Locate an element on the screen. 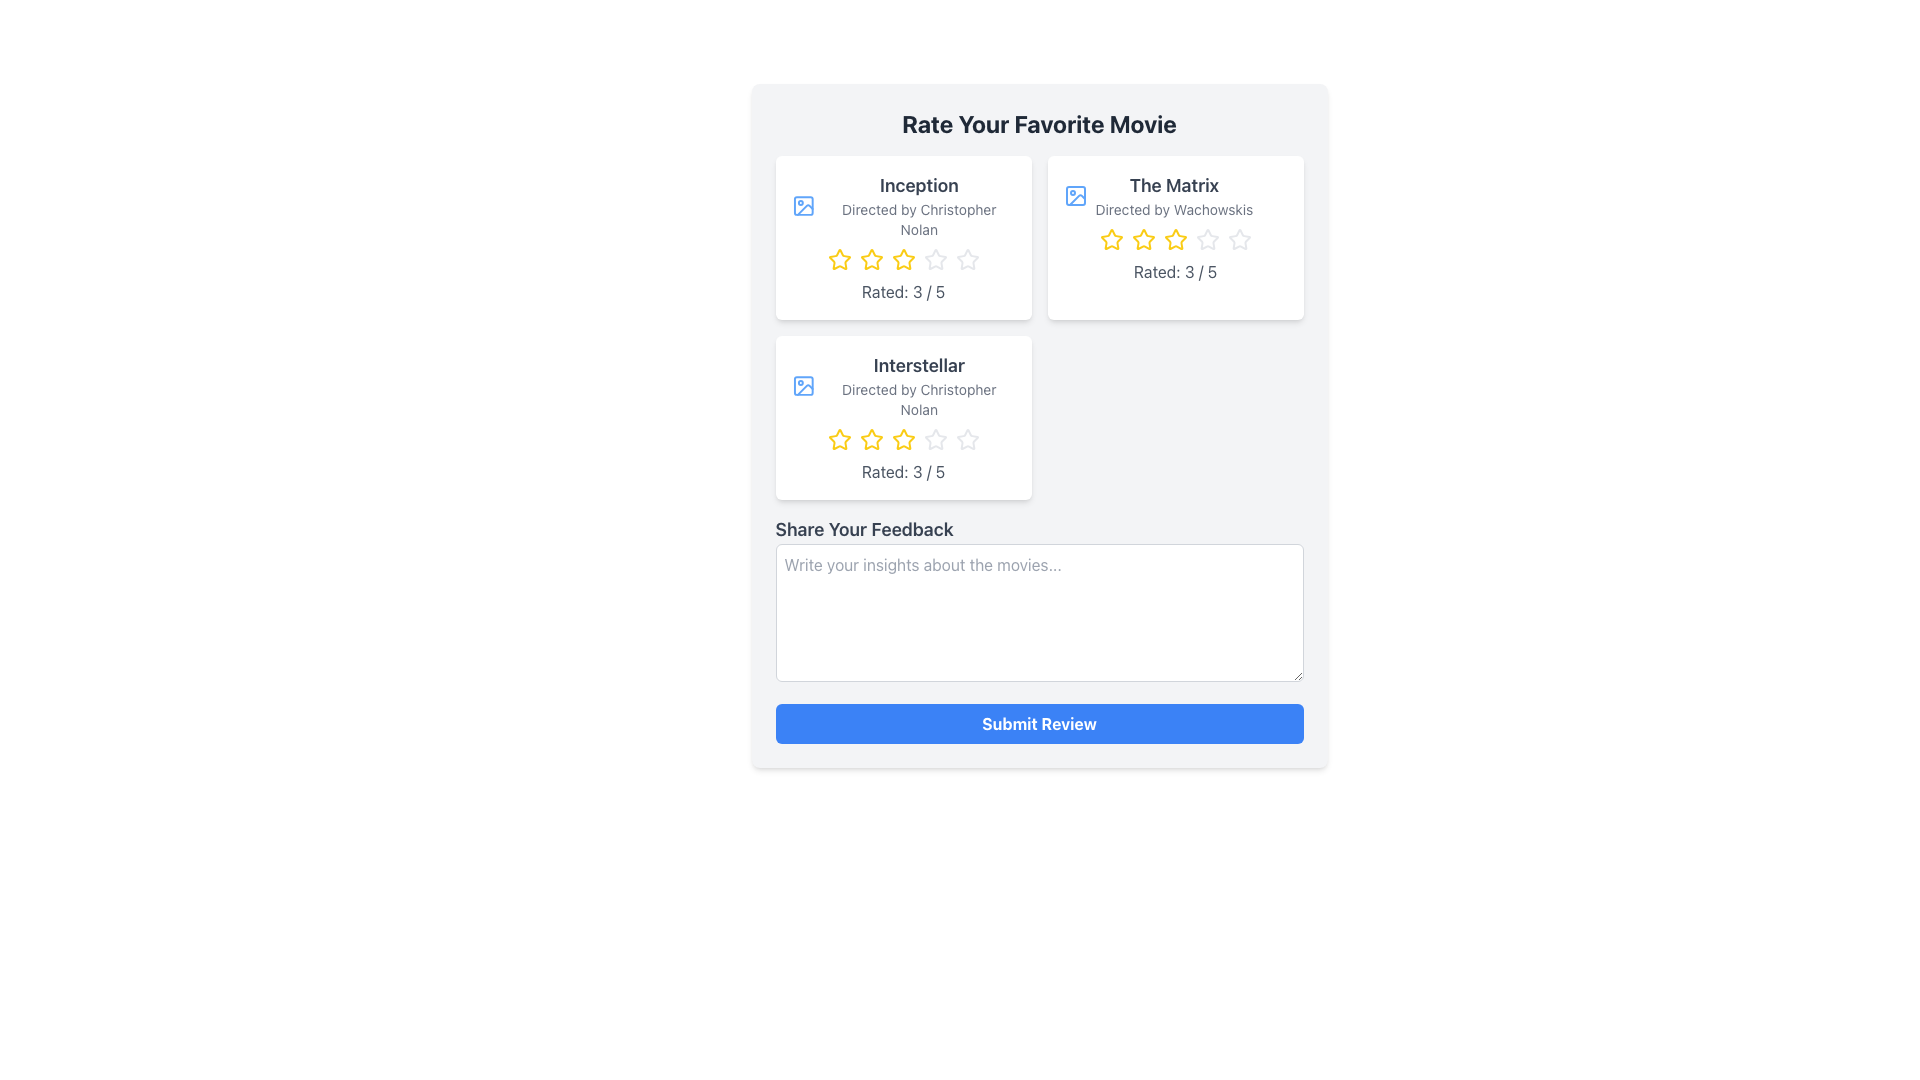  the second yellow Rating Star Icon associated with the movie 'Interstellar' to rate it is located at coordinates (871, 438).